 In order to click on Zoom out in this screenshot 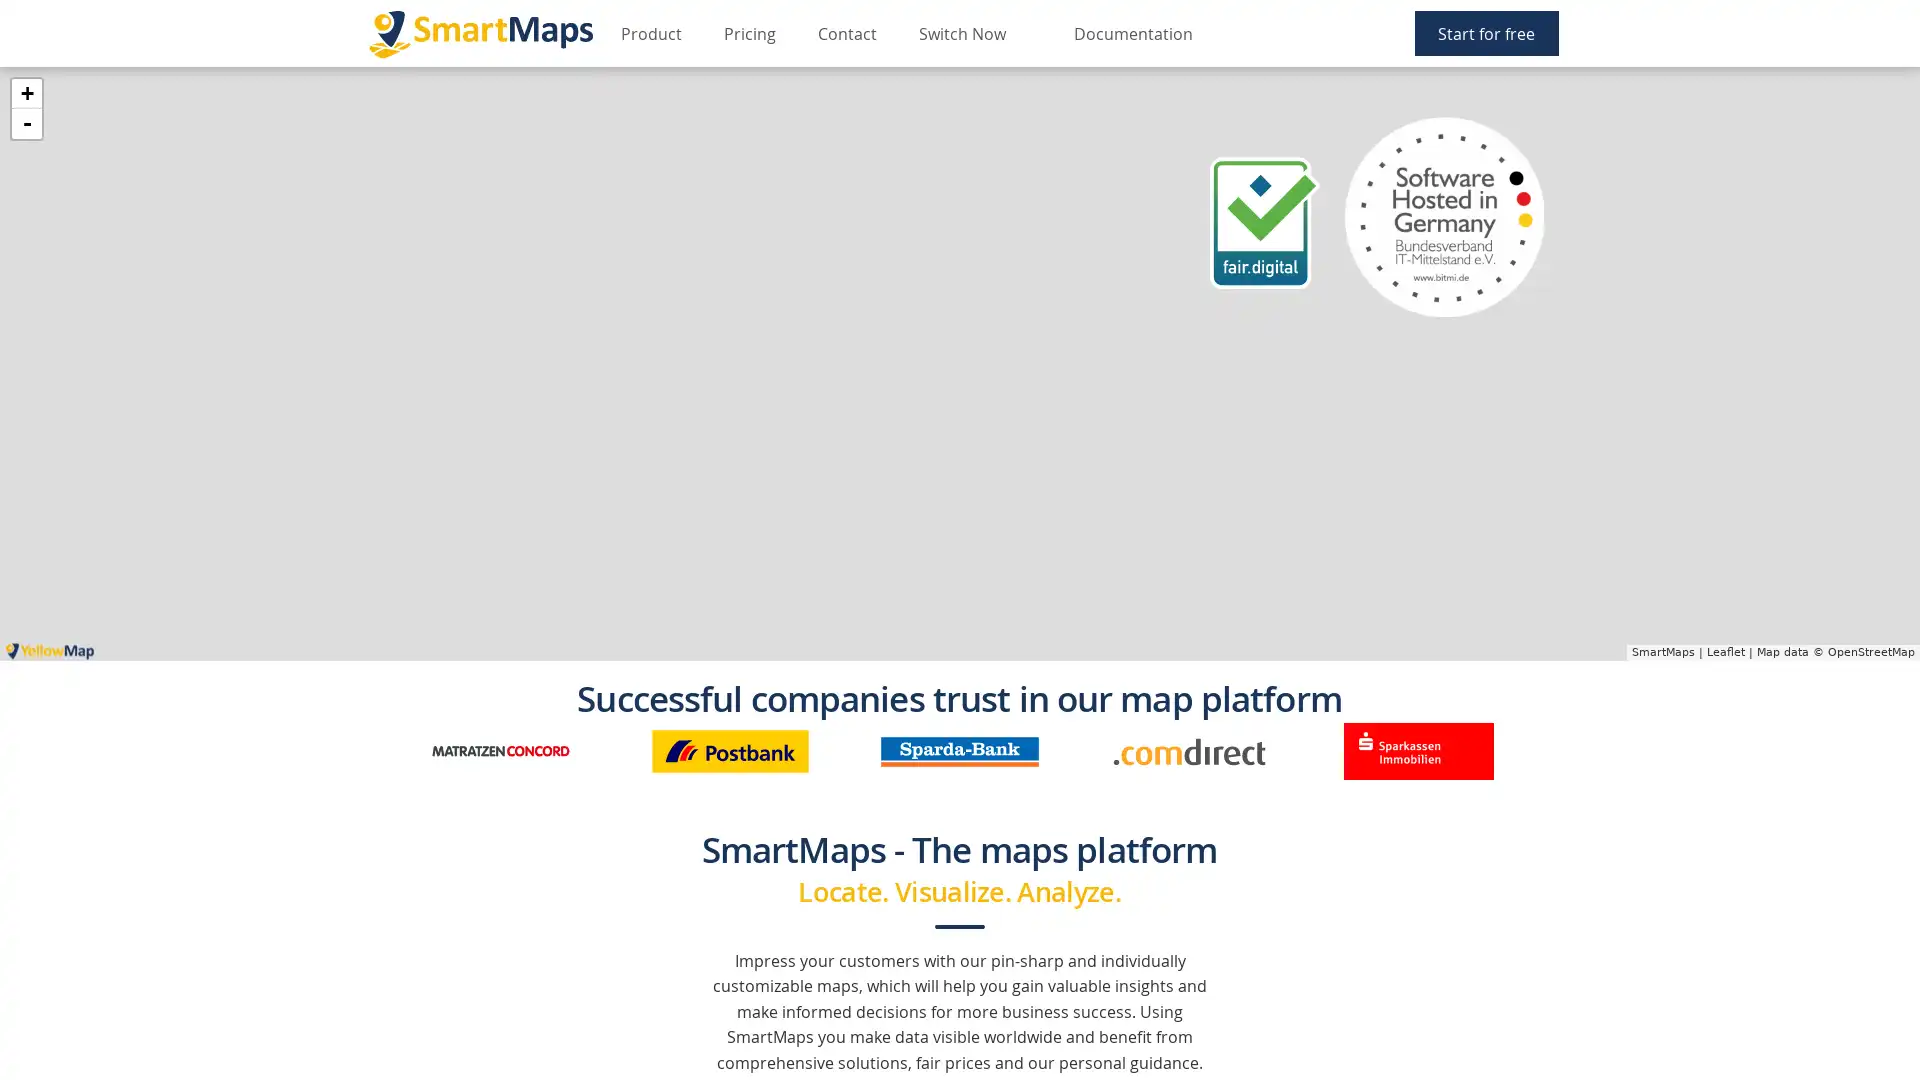, I will do `click(27, 123)`.